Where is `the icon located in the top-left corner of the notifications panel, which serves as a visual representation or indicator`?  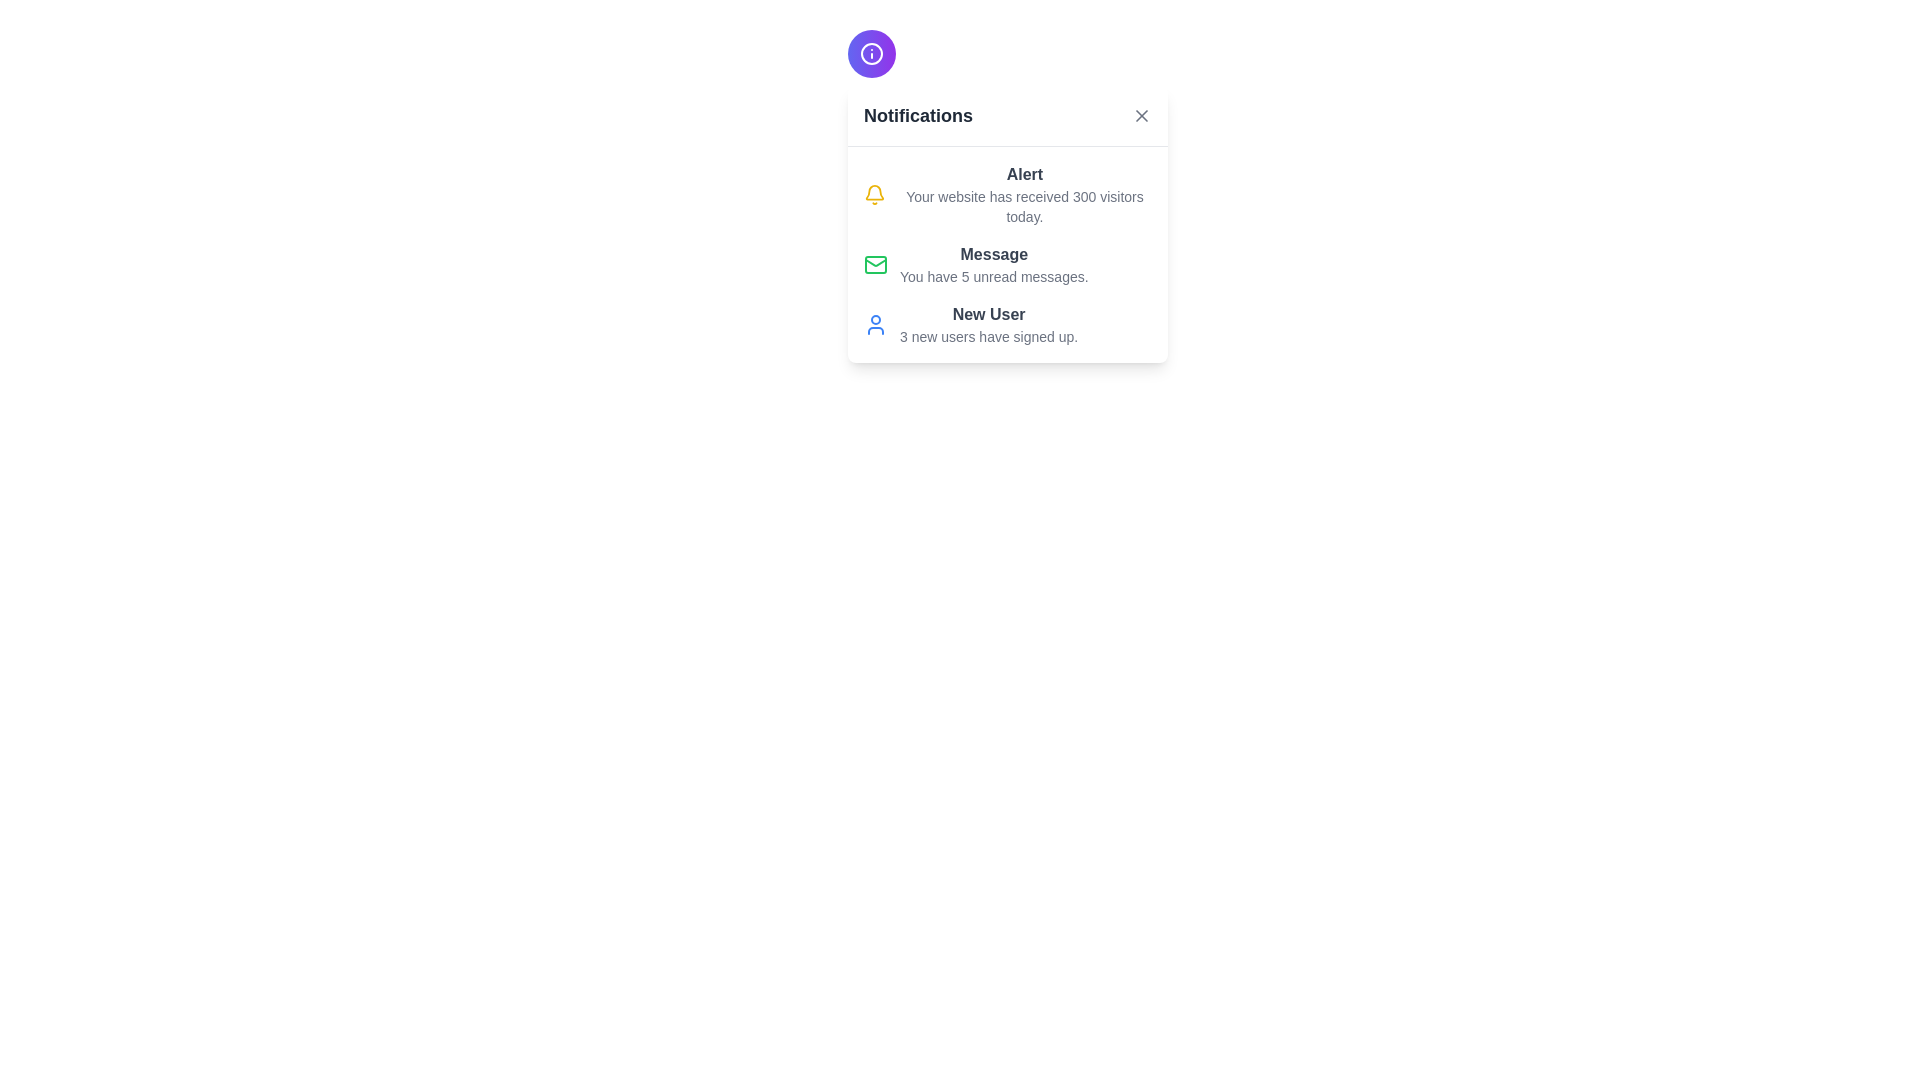 the icon located in the top-left corner of the notifications panel, which serves as a visual representation or indicator is located at coordinates (872, 53).